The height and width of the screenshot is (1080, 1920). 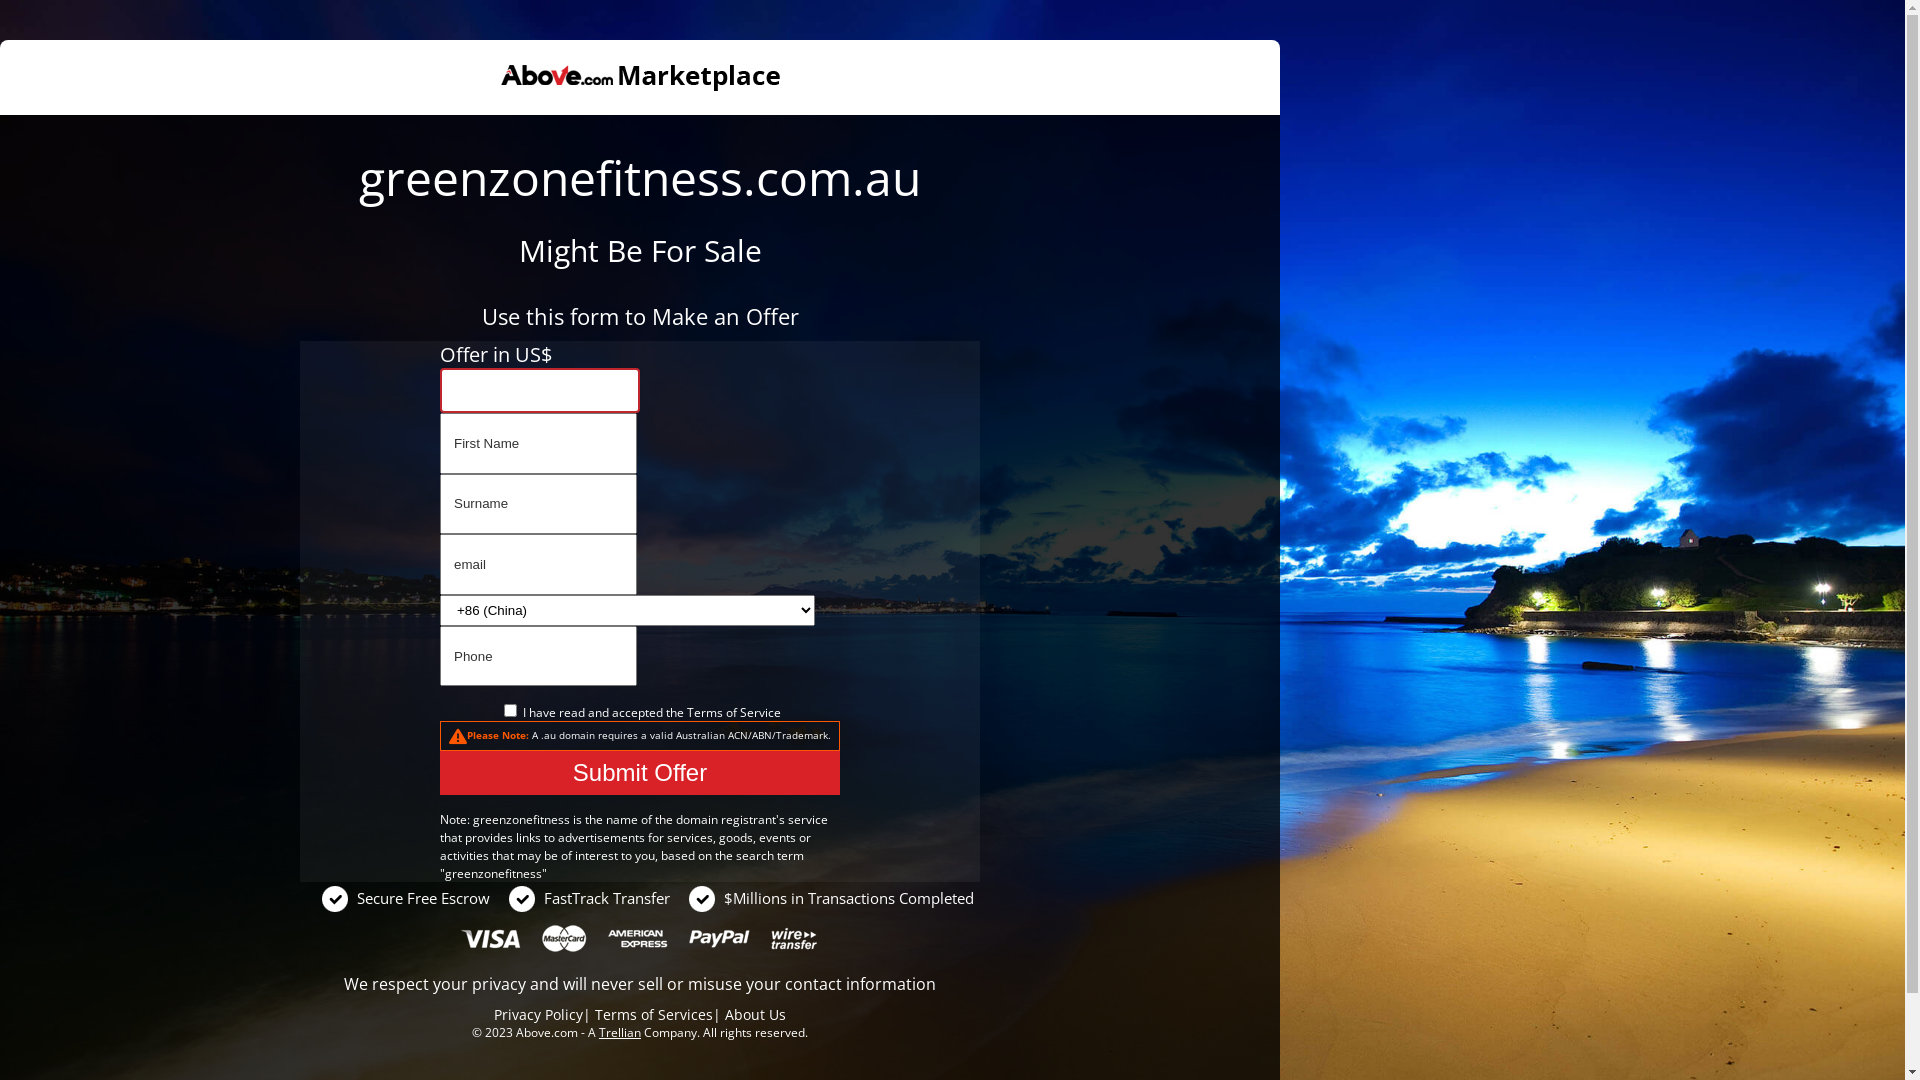 What do you see at coordinates (638, 771) in the screenshot?
I see `'Submit Offer'` at bounding box center [638, 771].